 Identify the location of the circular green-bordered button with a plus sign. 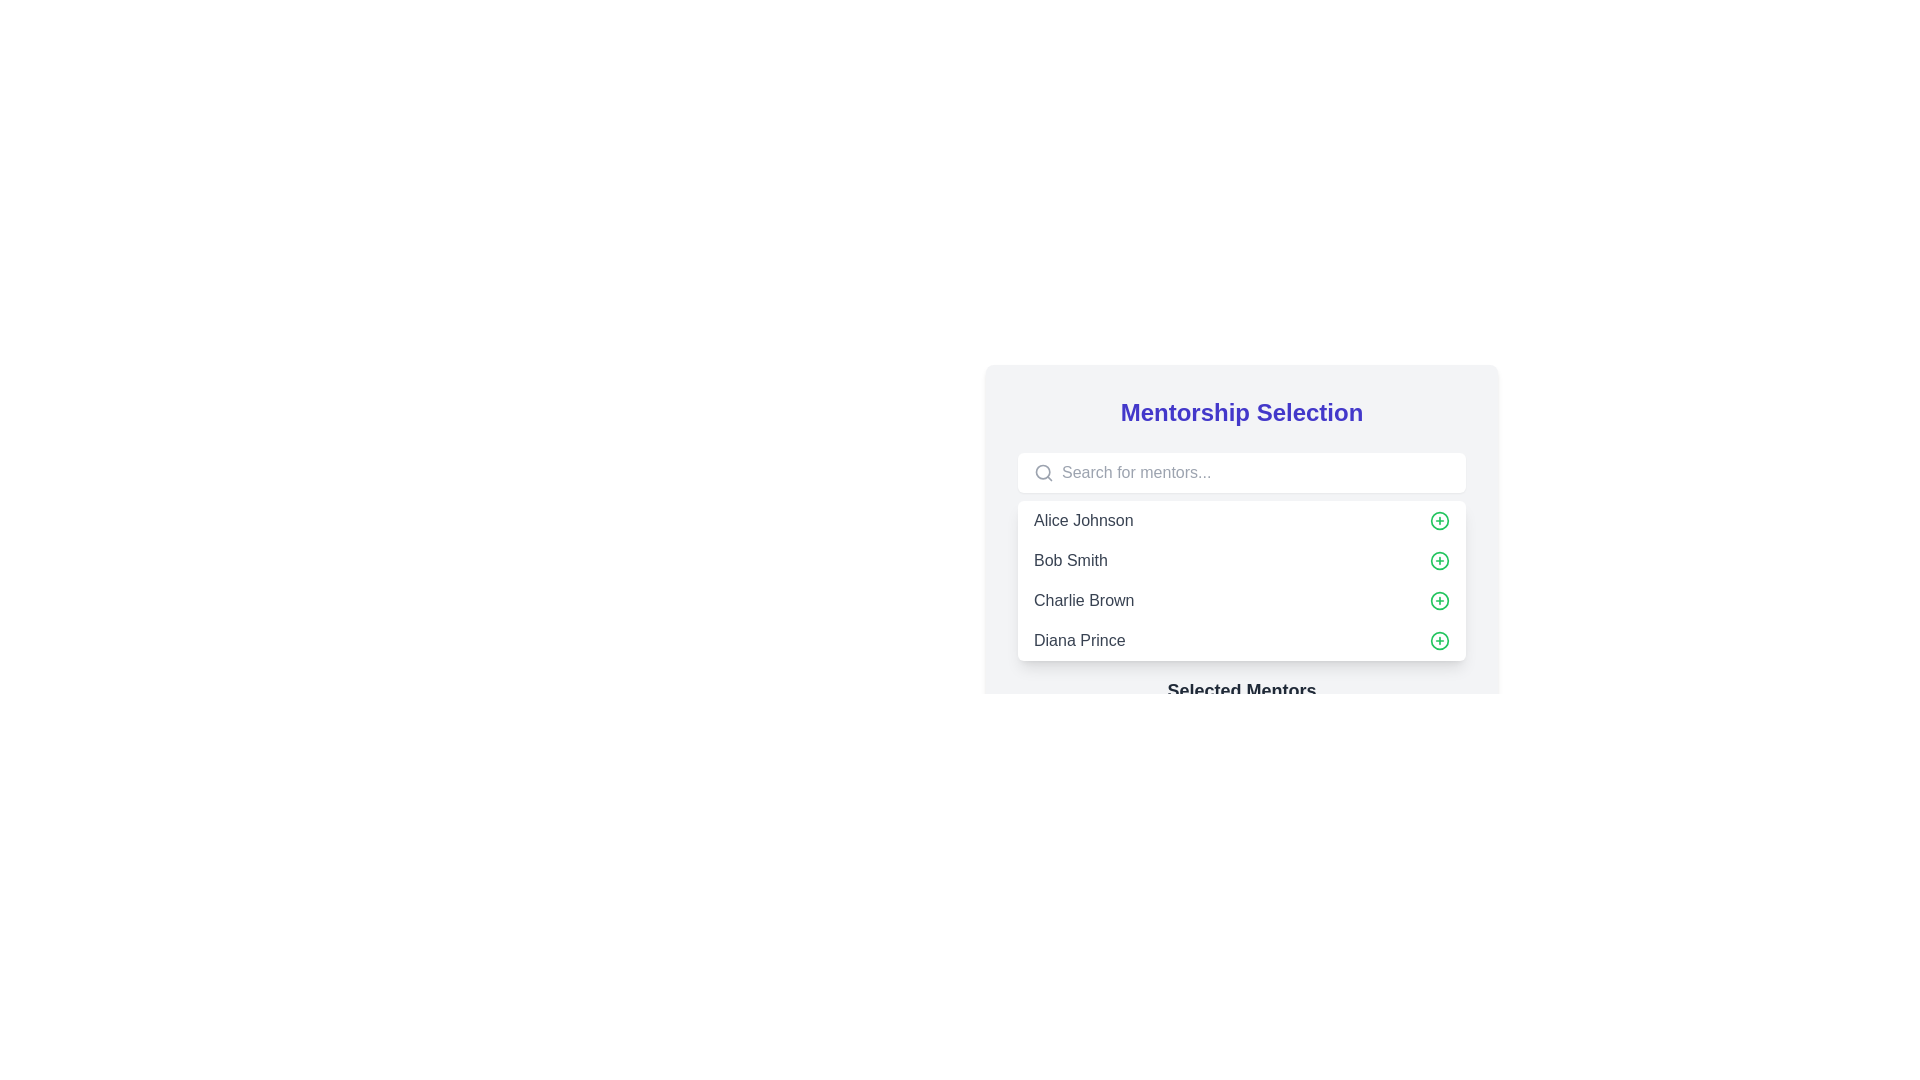
(1440, 600).